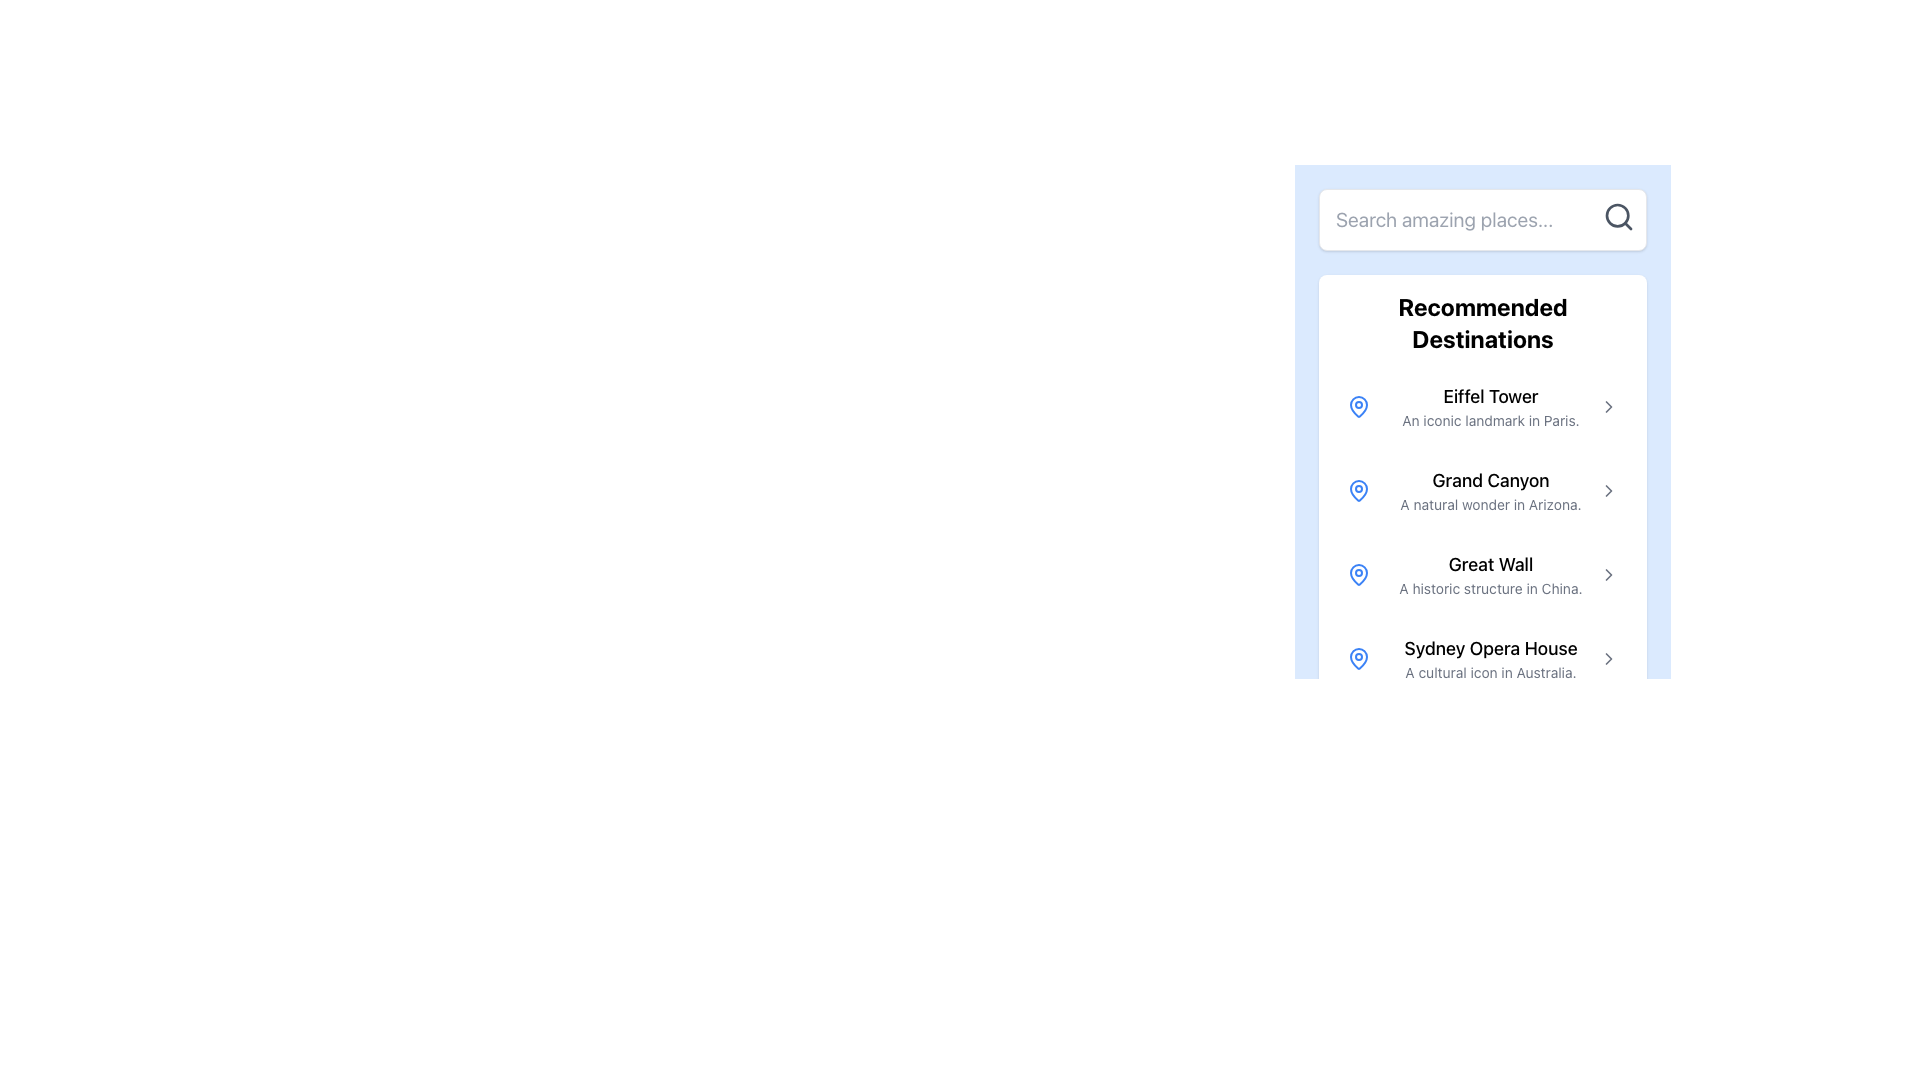 Image resolution: width=1920 pixels, height=1080 pixels. I want to click on the right-facing chevron icon at the far-right side of the 'Sydney Opera House' list item in the 'Recommended Destinations' list, so click(1608, 659).